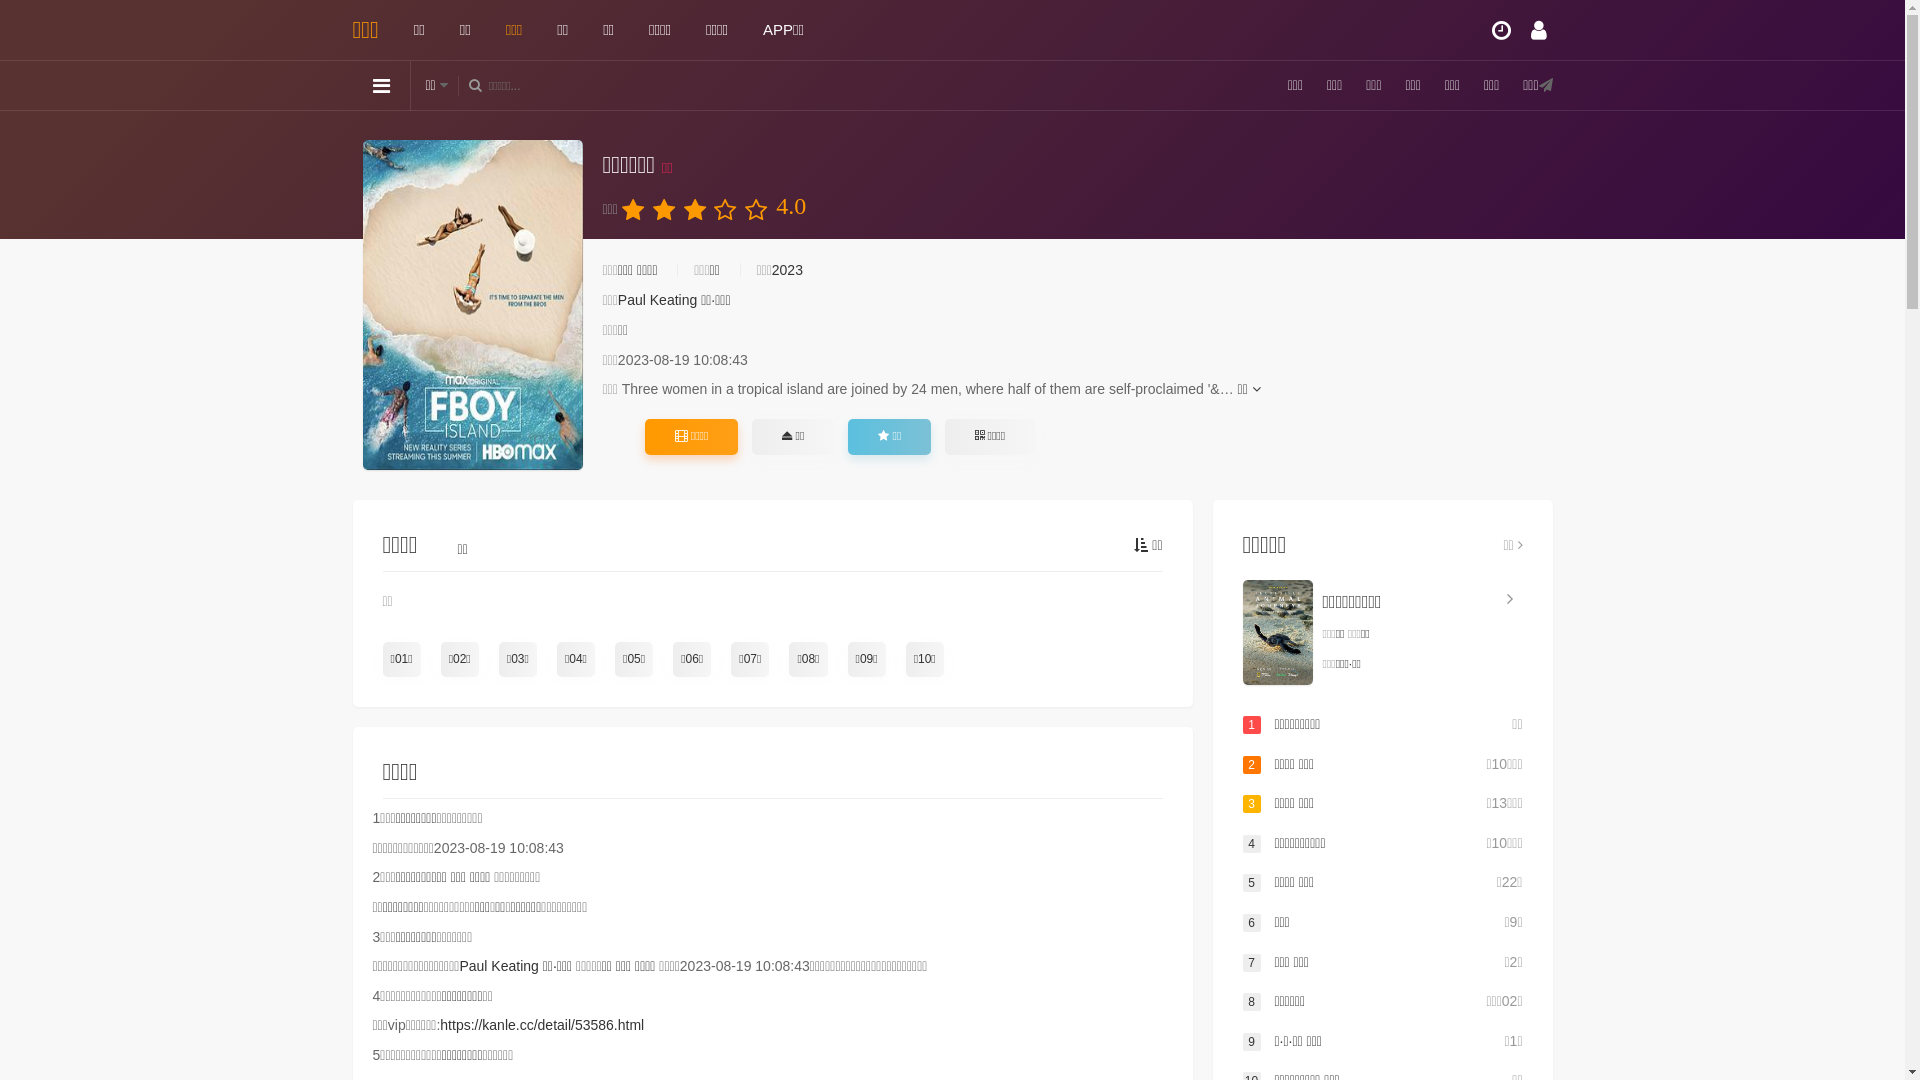  Describe the element at coordinates (542, 1025) in the screenshot. I see `'https://kanle.cc/detail/53586.html'` at that location.